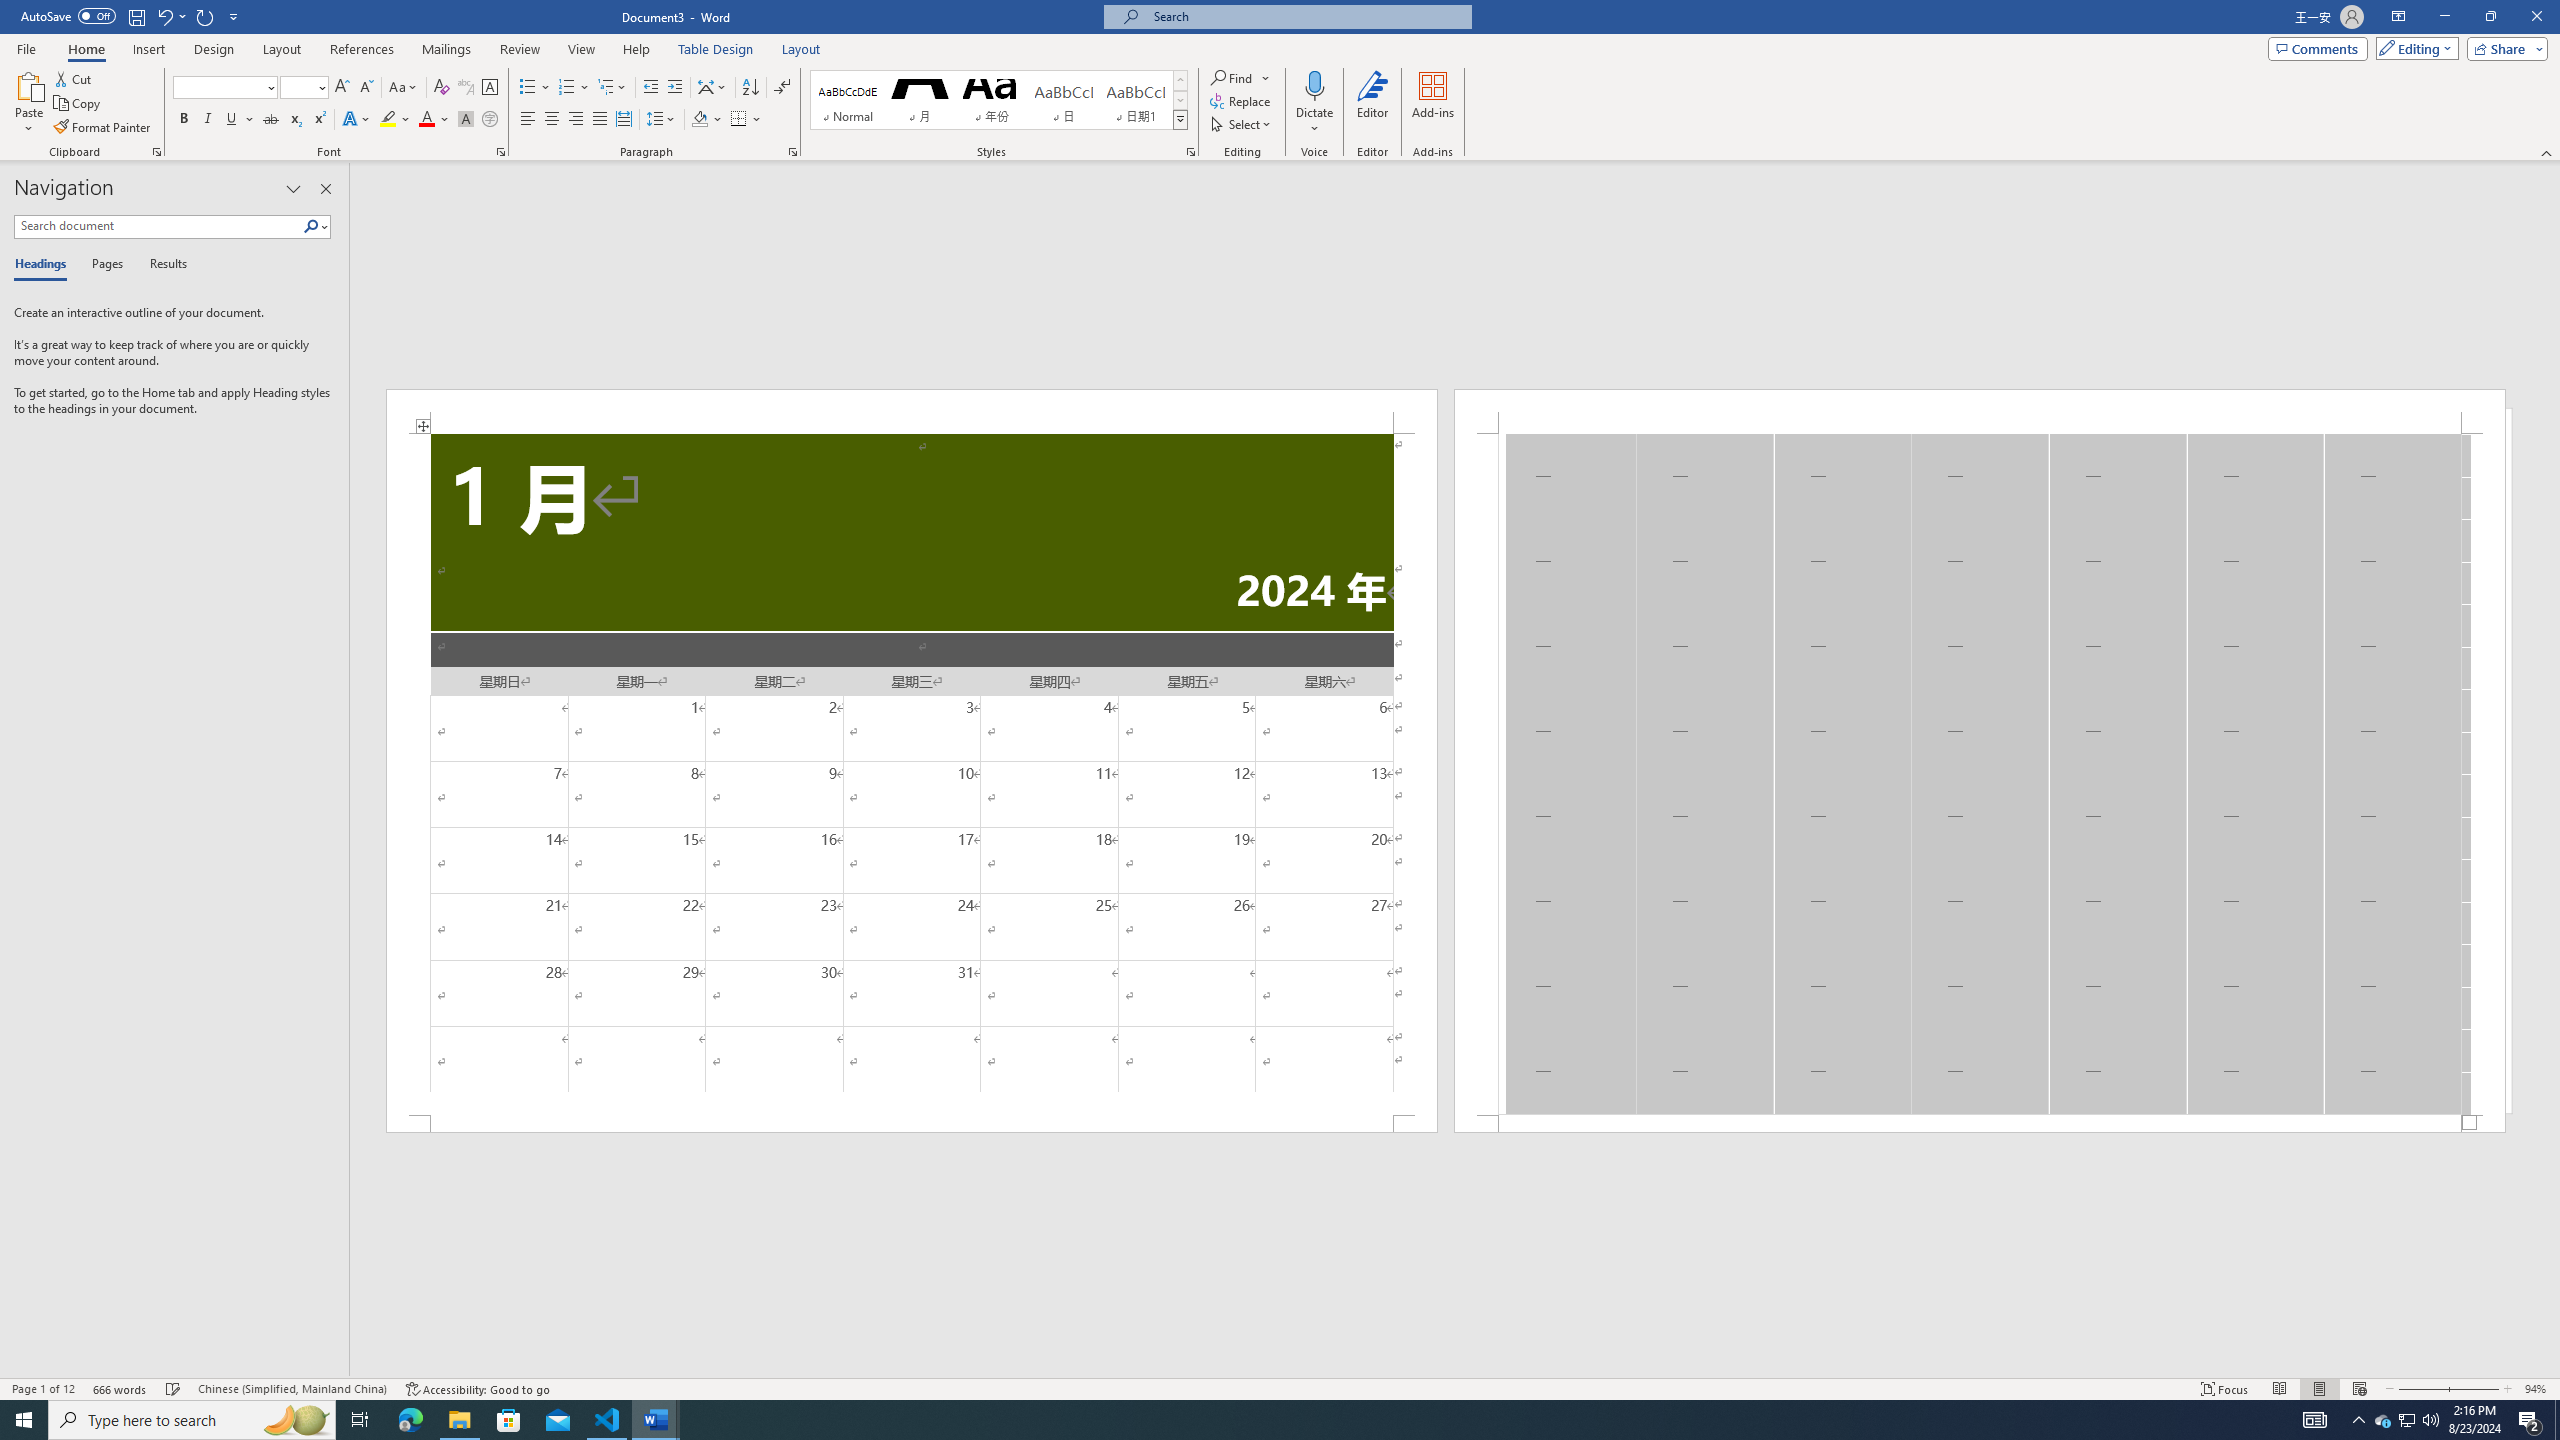  What do you see at coordinates (1240, 99) in the screenshot?
I see `'Replace...'` at bounding box center [1240, 99].